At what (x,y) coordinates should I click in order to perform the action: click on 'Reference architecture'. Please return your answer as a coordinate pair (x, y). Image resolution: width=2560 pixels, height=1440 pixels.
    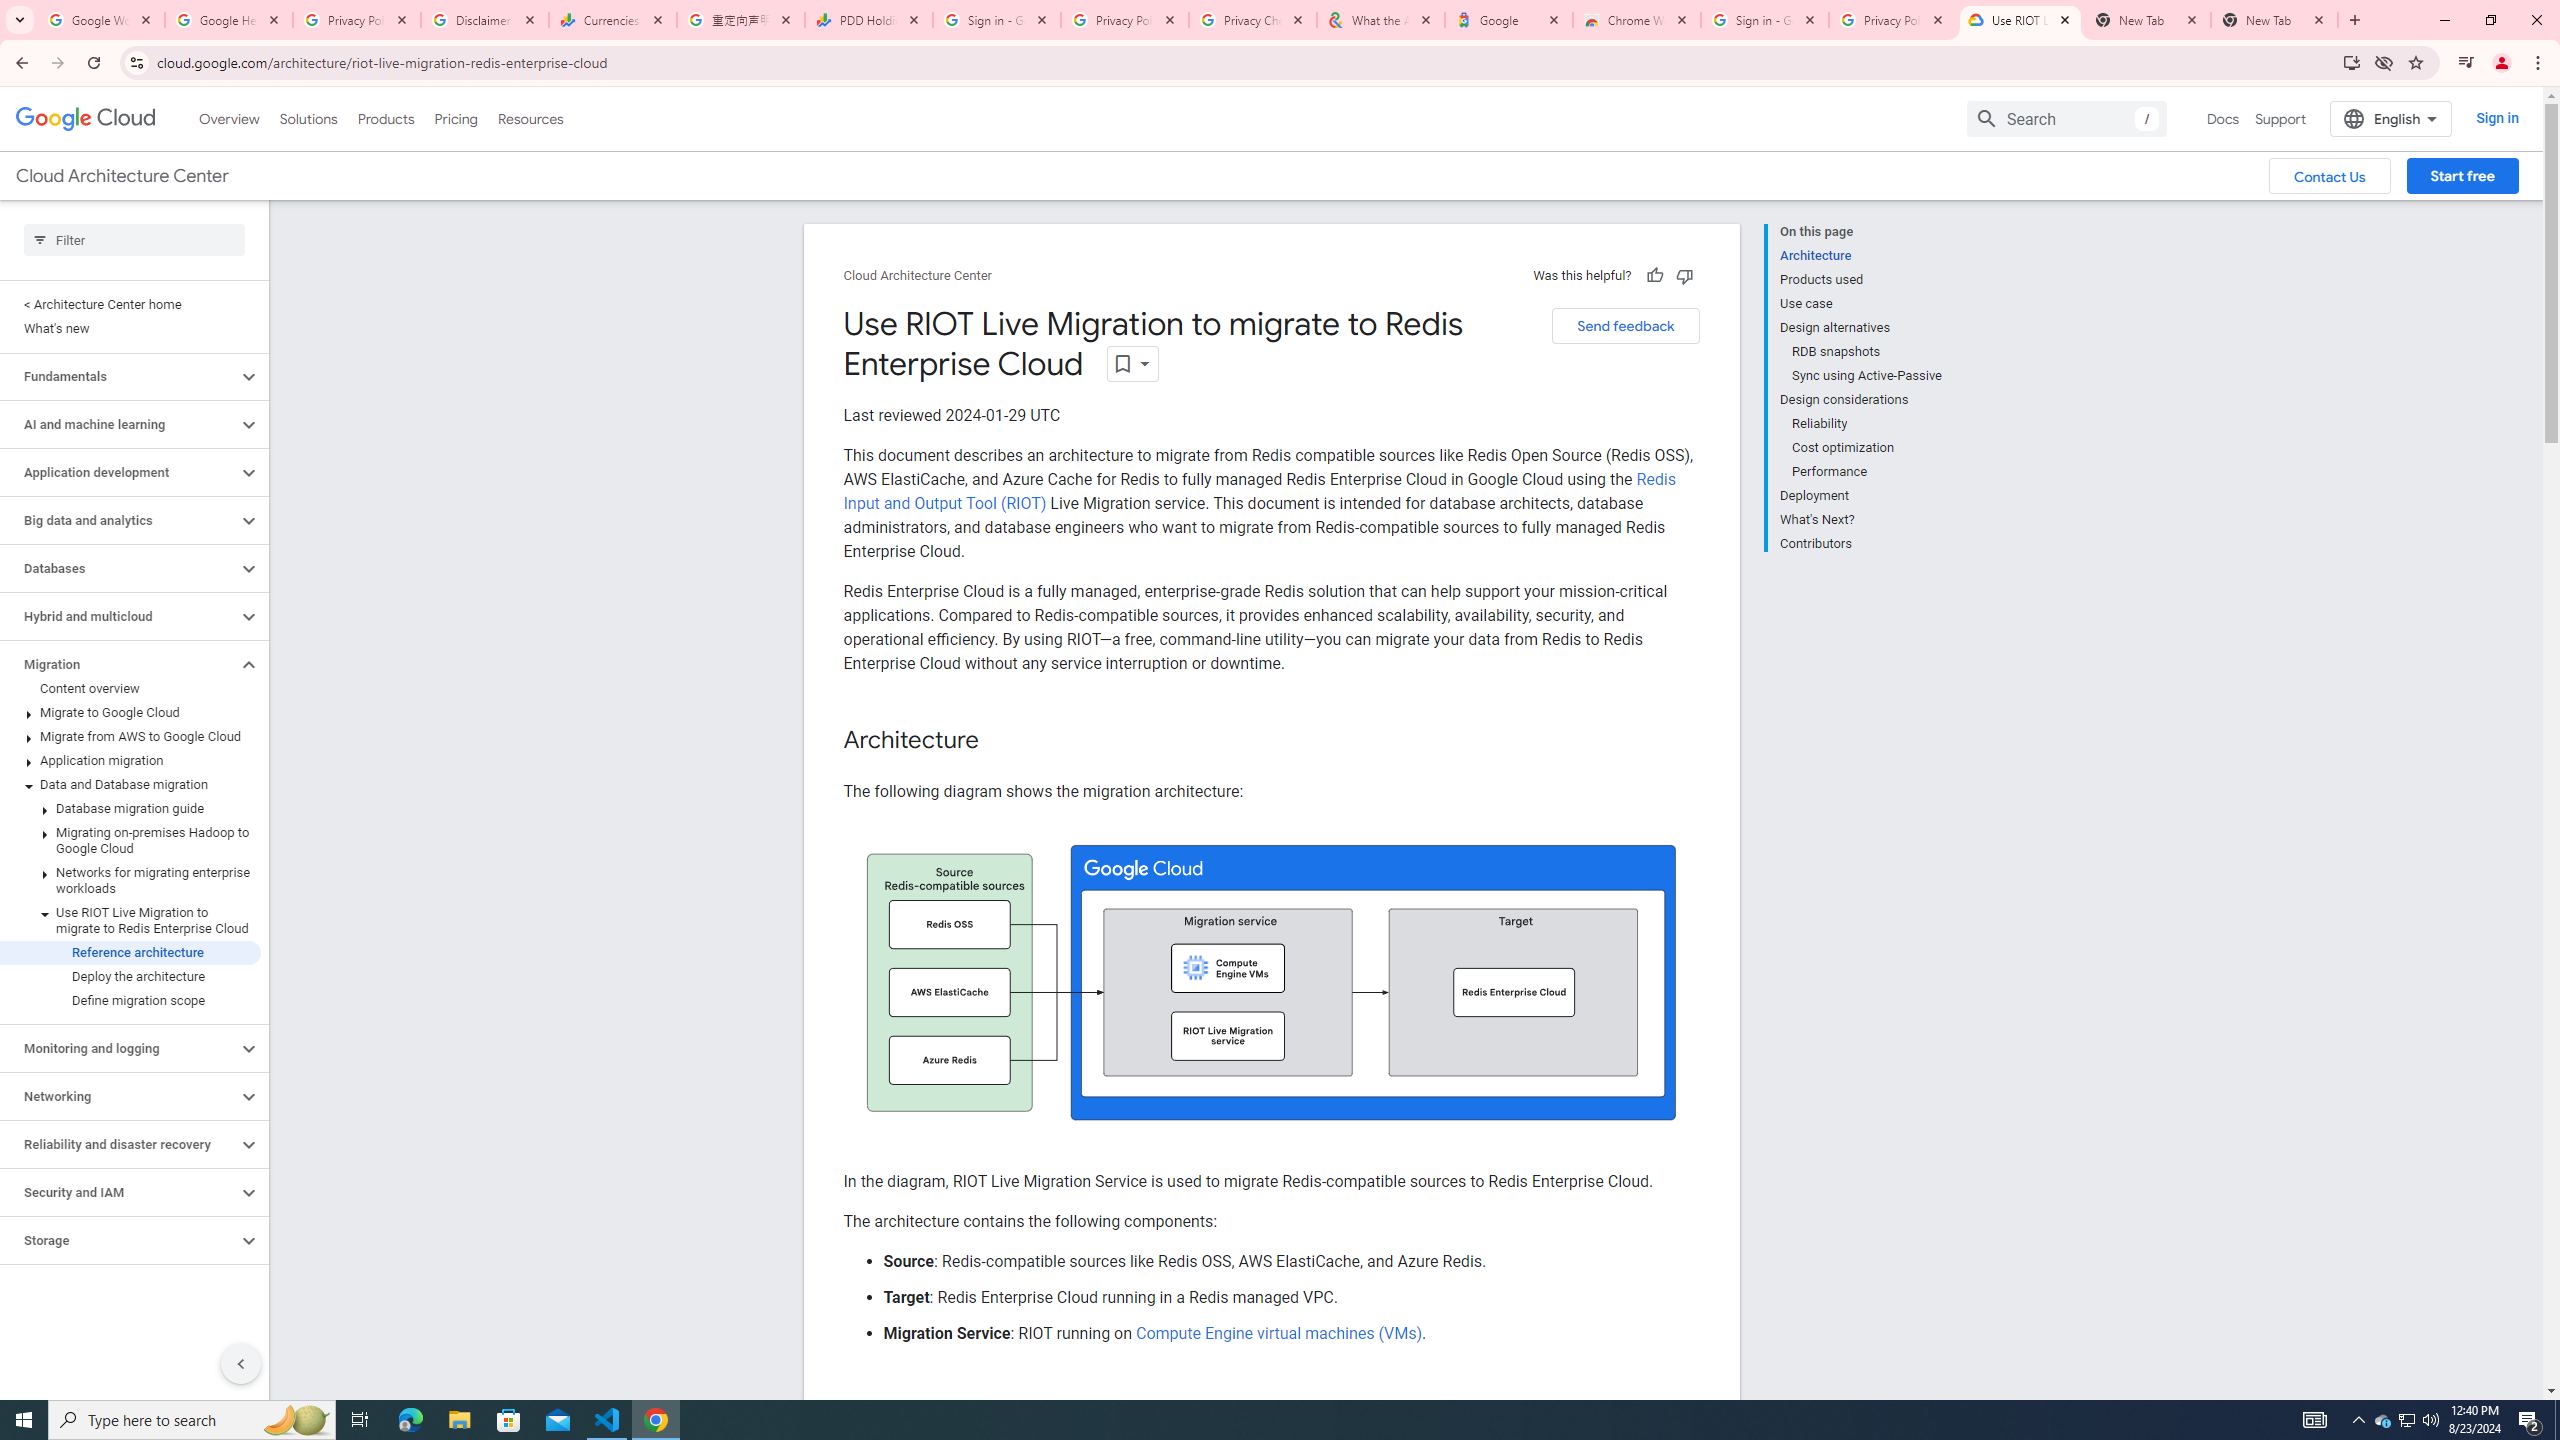
    Looking at the image, I should click on (130, 951).